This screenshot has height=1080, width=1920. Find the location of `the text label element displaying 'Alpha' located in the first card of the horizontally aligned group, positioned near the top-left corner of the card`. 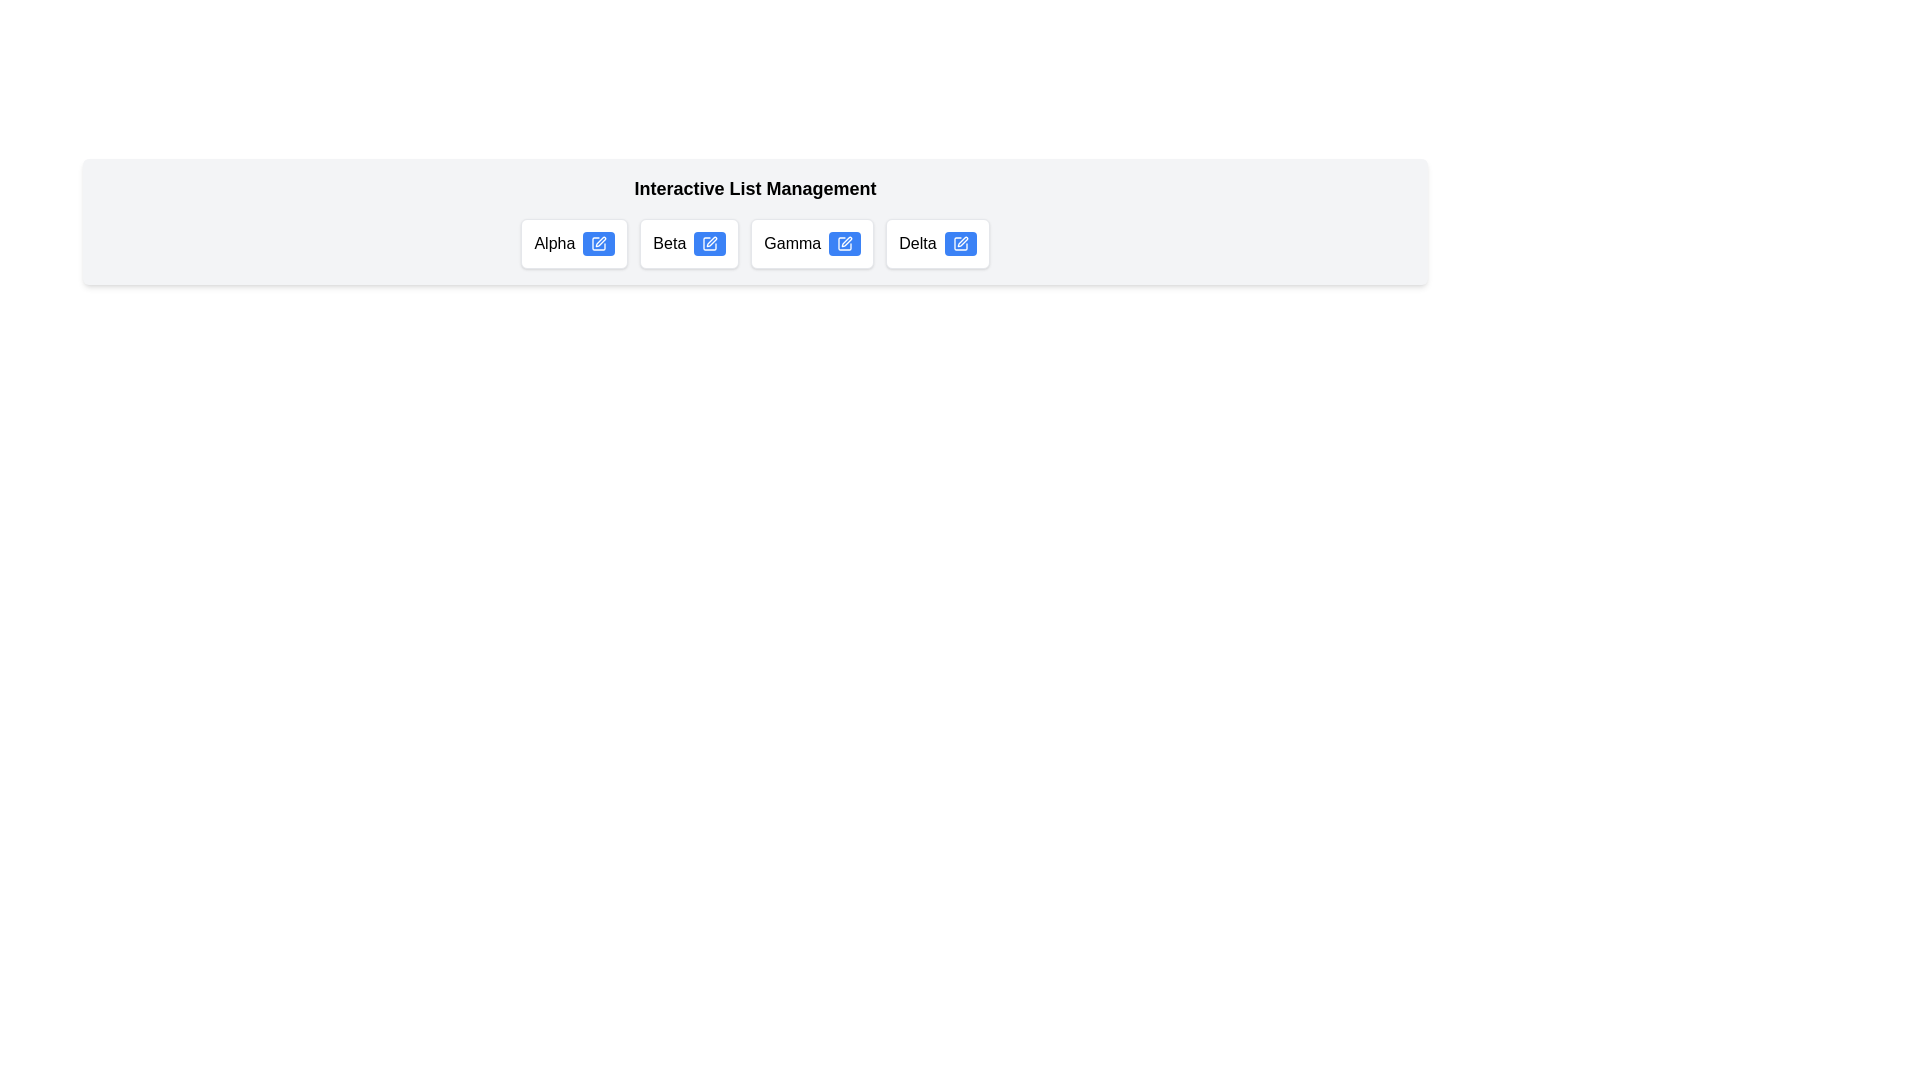

the text label element displaying 'Alpha' located in the first card of the horizontally aligned group, positioned near the top-left corner of the card is located at coordinates (554, 242).